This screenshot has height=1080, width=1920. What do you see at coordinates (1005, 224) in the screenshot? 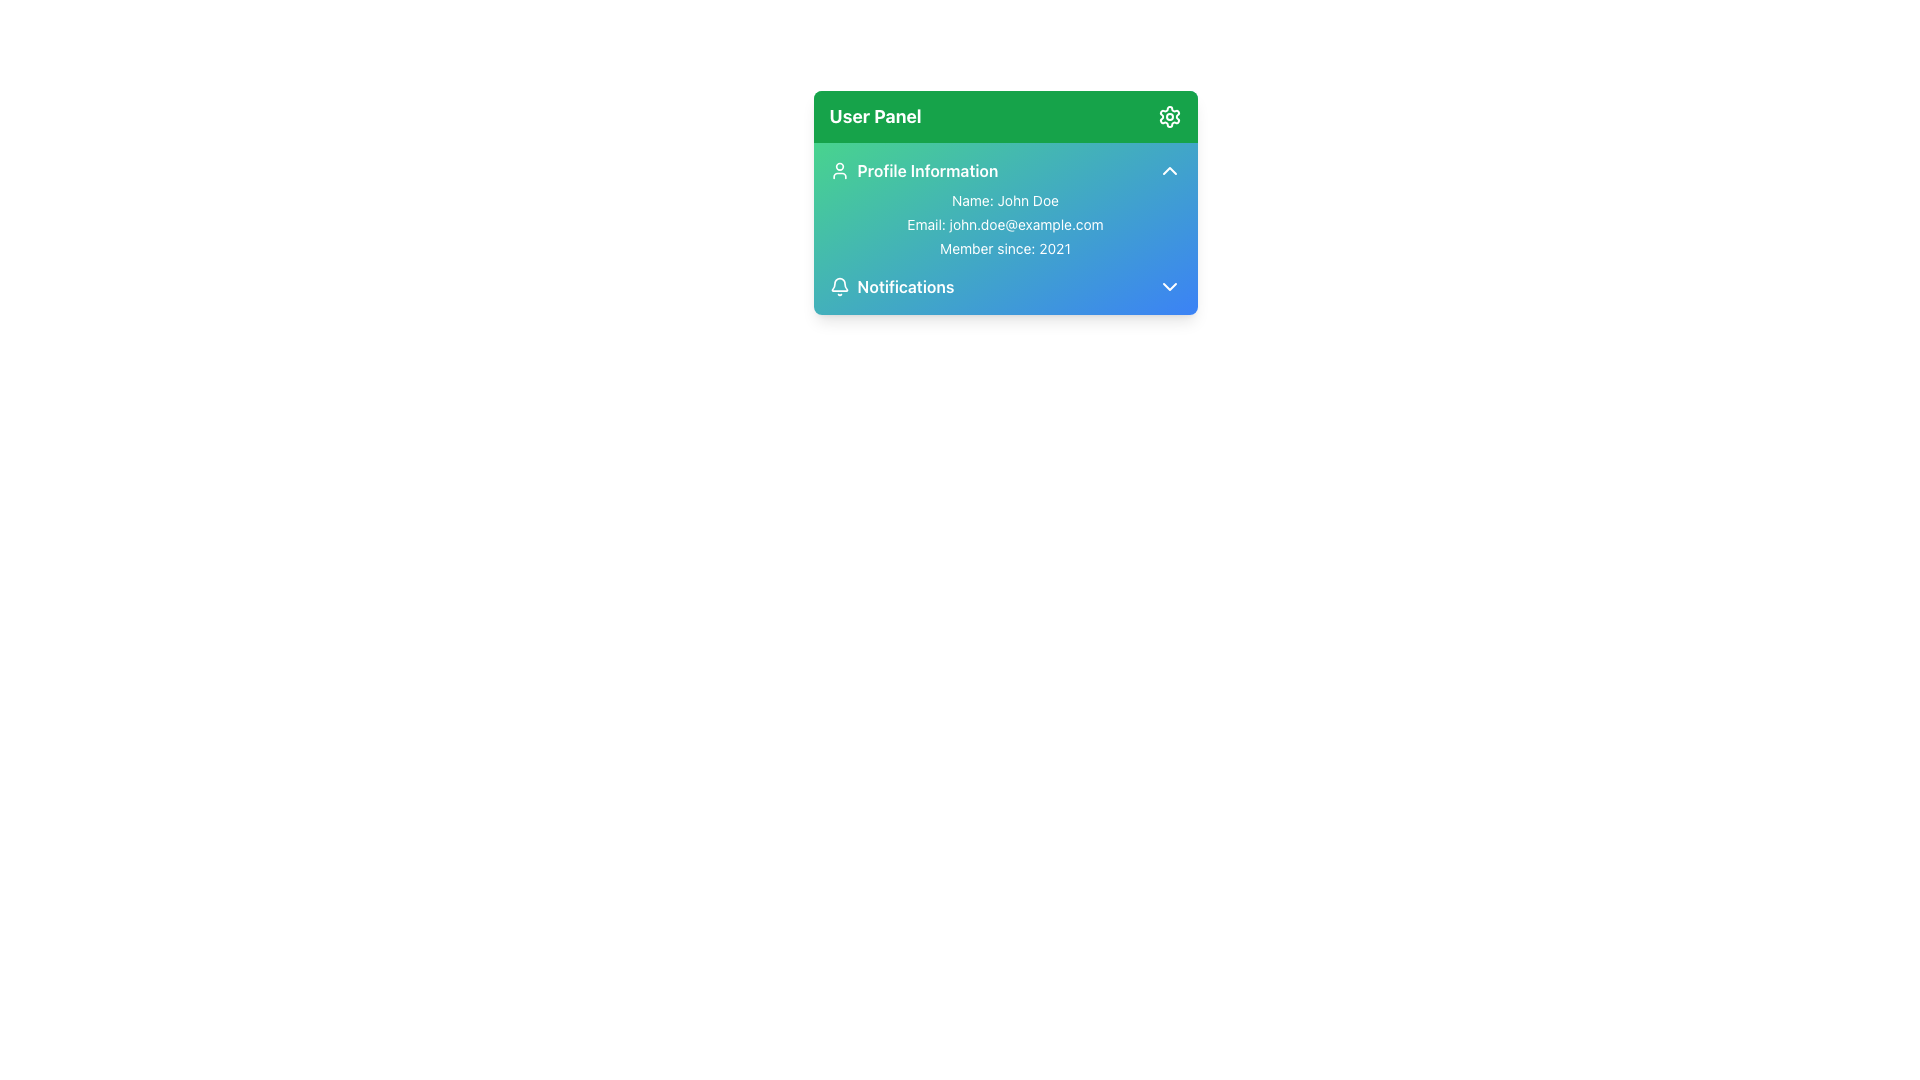
I see `email address displayed in the second Text Label under the 'Profile Information' heading, which shows essential contact information for the user` at bounding box center [1005, 224].